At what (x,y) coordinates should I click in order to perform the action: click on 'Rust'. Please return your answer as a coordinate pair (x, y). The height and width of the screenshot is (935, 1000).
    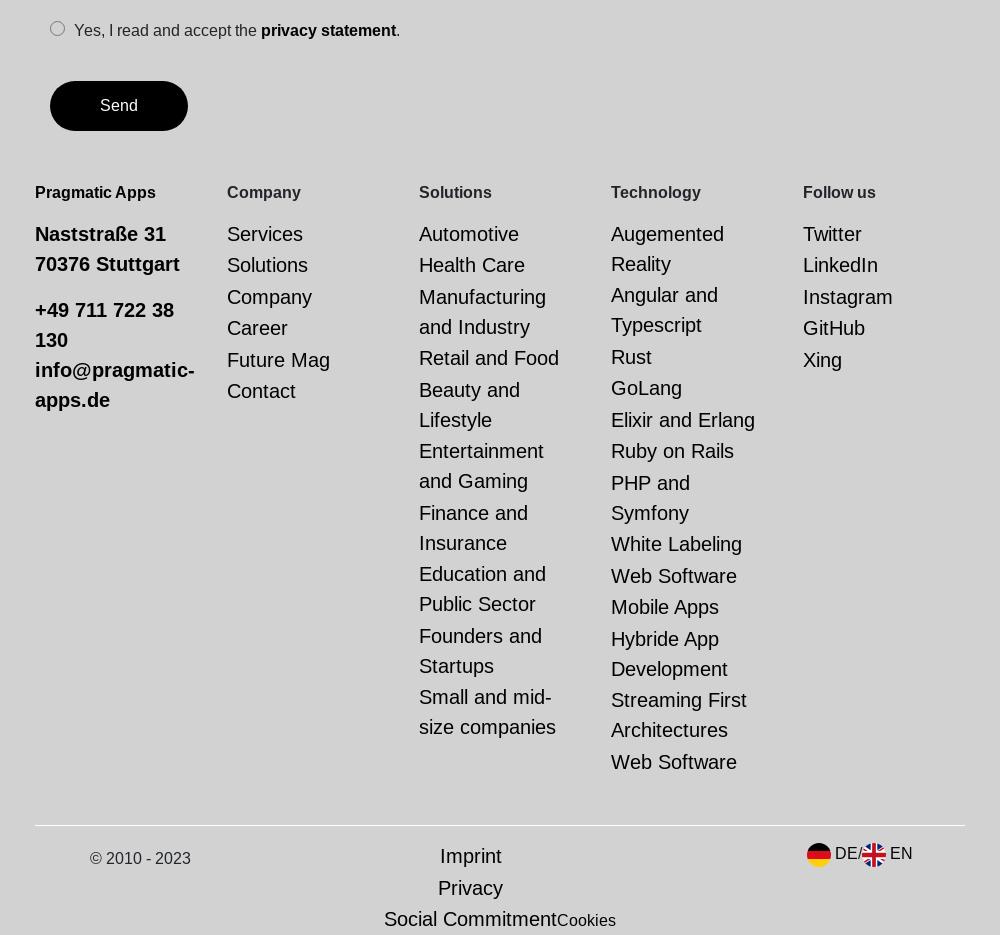
    Looking at the image, I should click on (610, 355).